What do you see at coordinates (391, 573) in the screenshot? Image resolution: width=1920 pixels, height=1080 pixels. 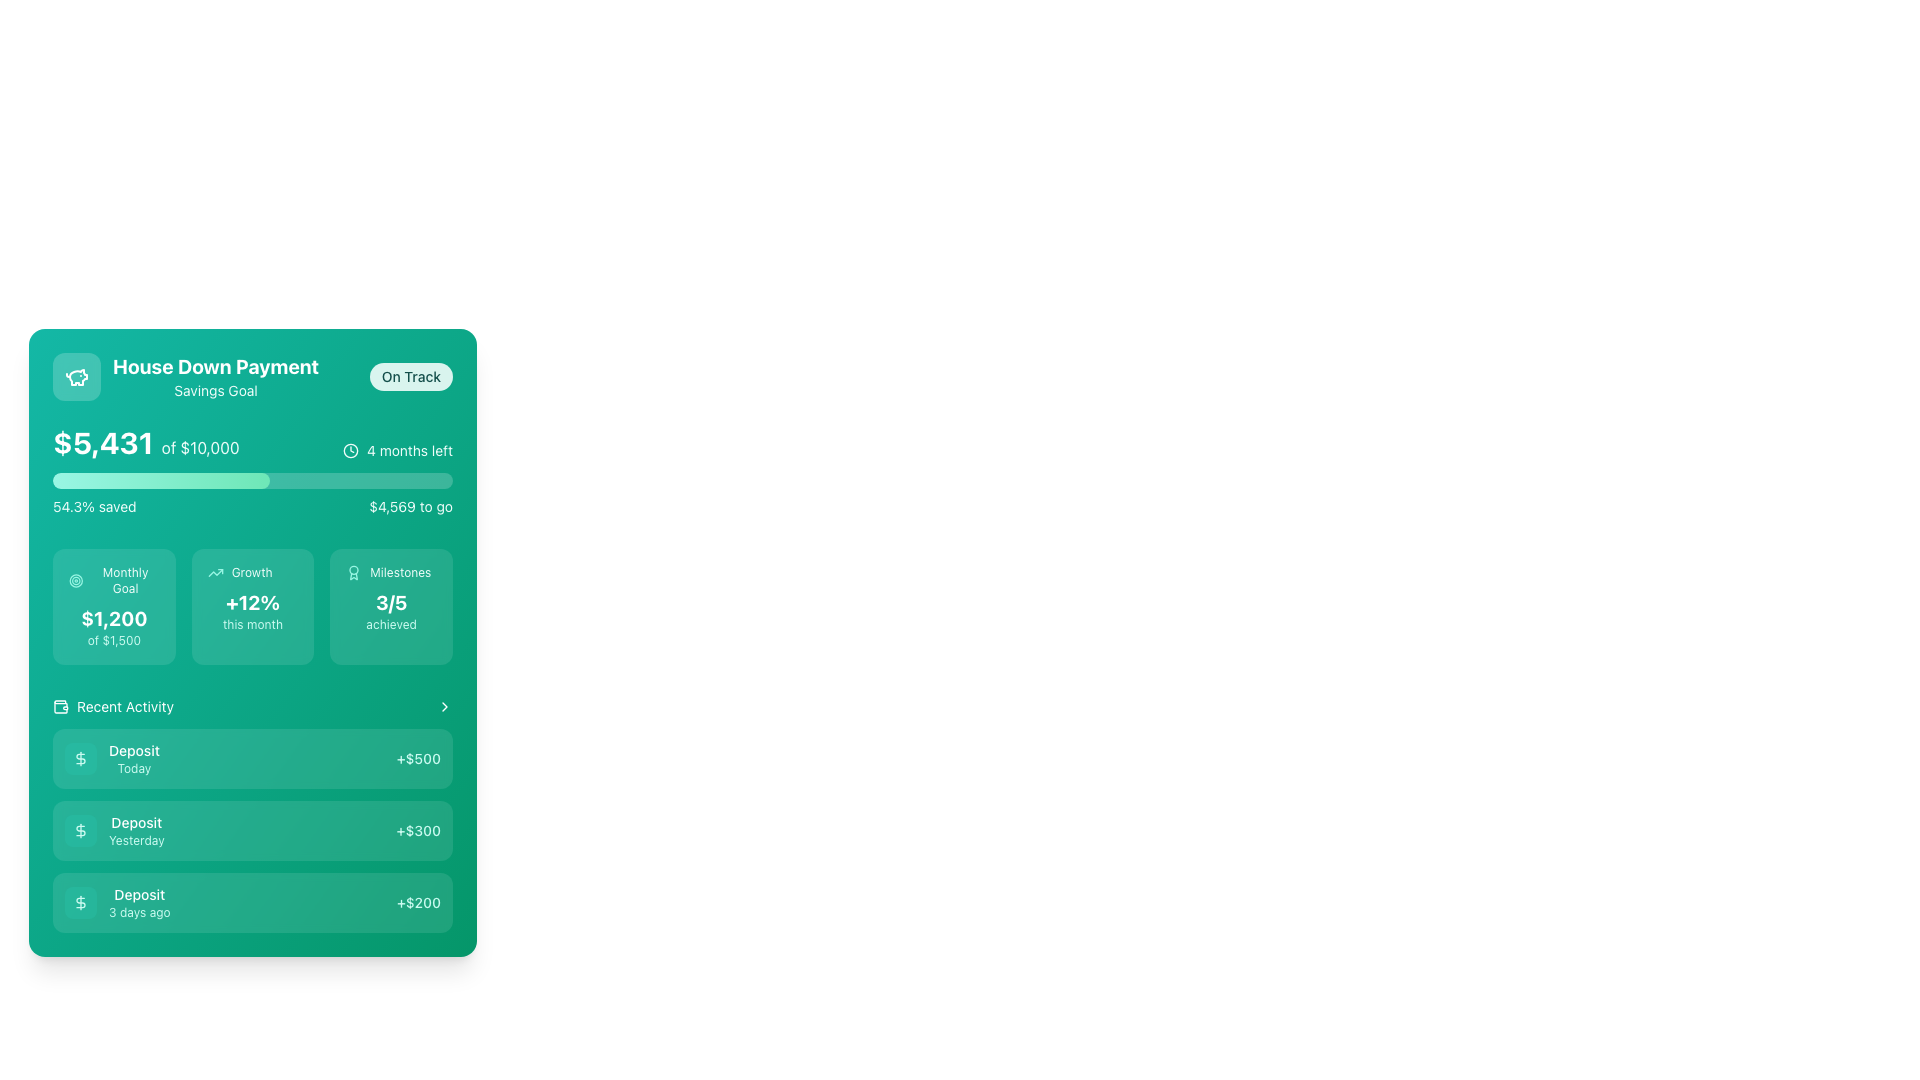 I see `the 'Milestones' text label with the adjacent award icon, located in the center-right area of the 'House Down Payment - Savings Goal' card` at bounding box center [391, 573].